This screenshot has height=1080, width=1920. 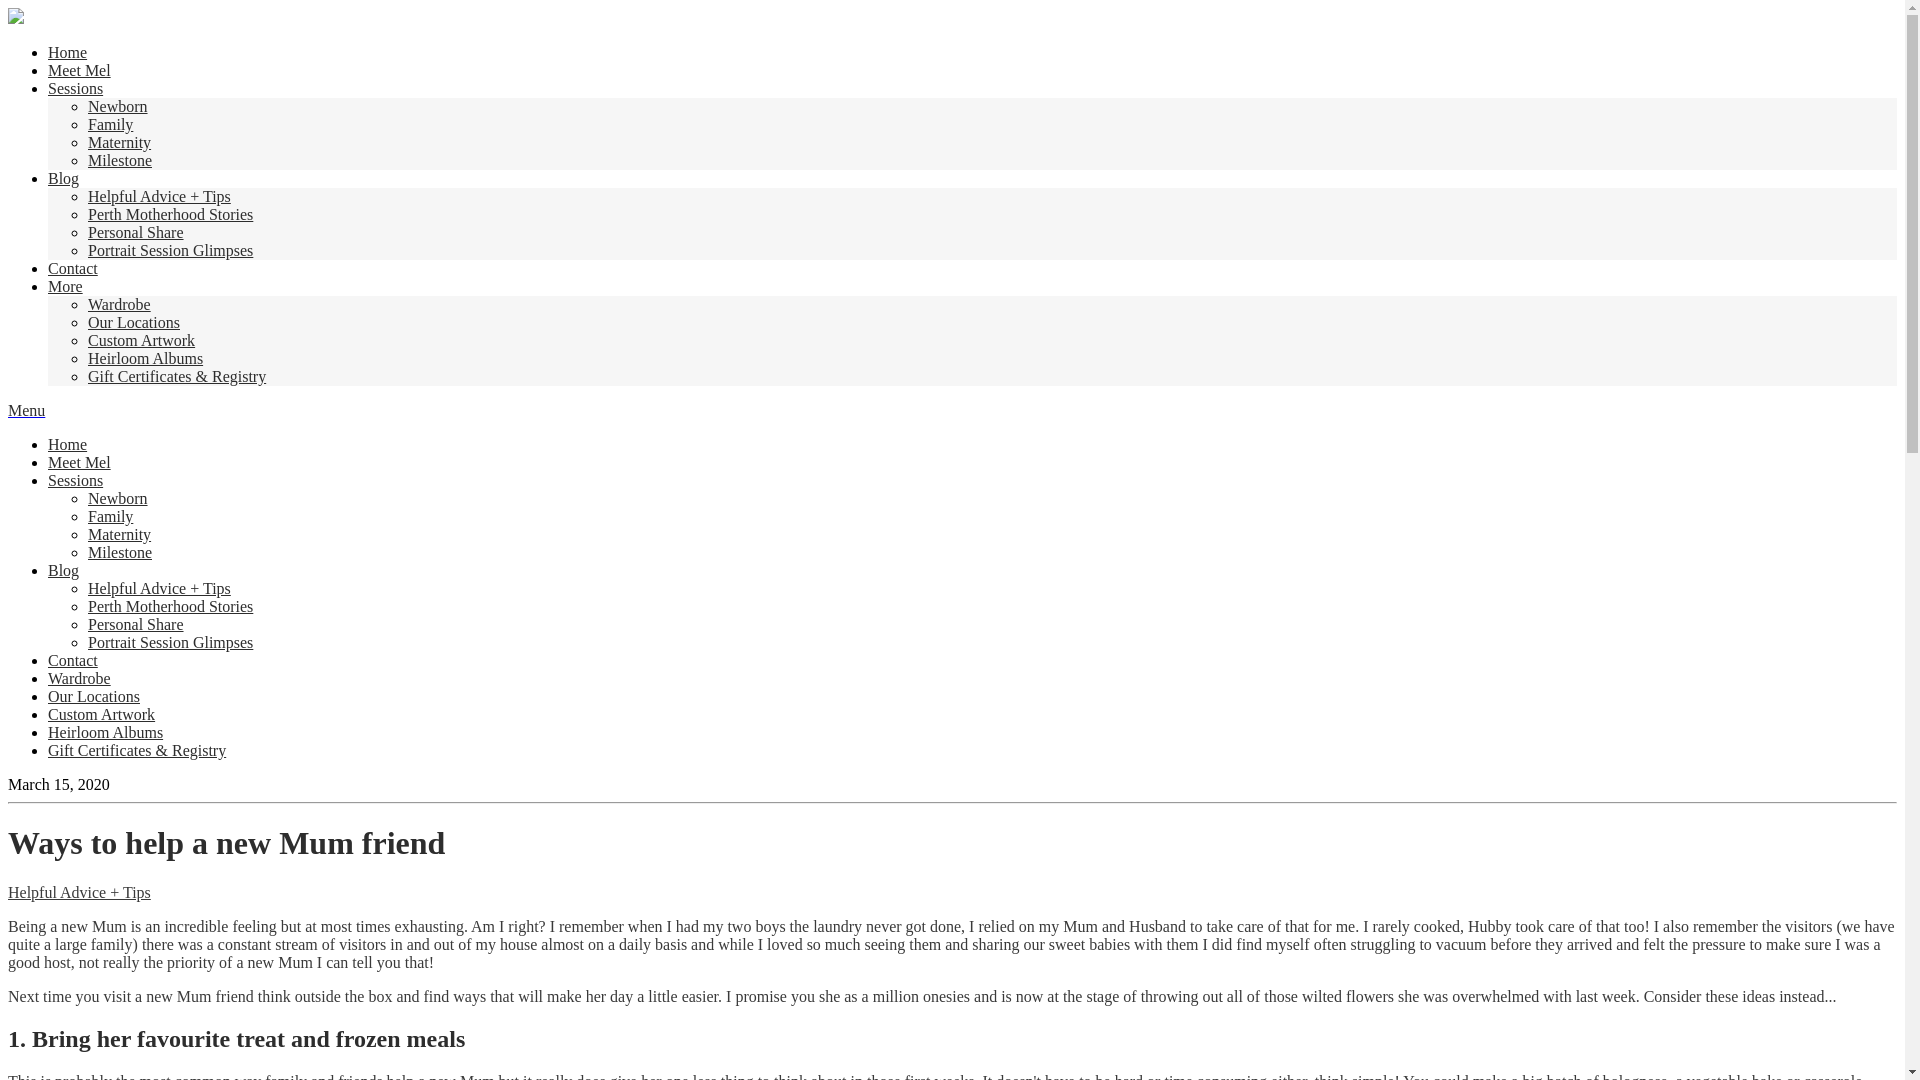 I want to click on 'Blog', so click(x=63, y=177).